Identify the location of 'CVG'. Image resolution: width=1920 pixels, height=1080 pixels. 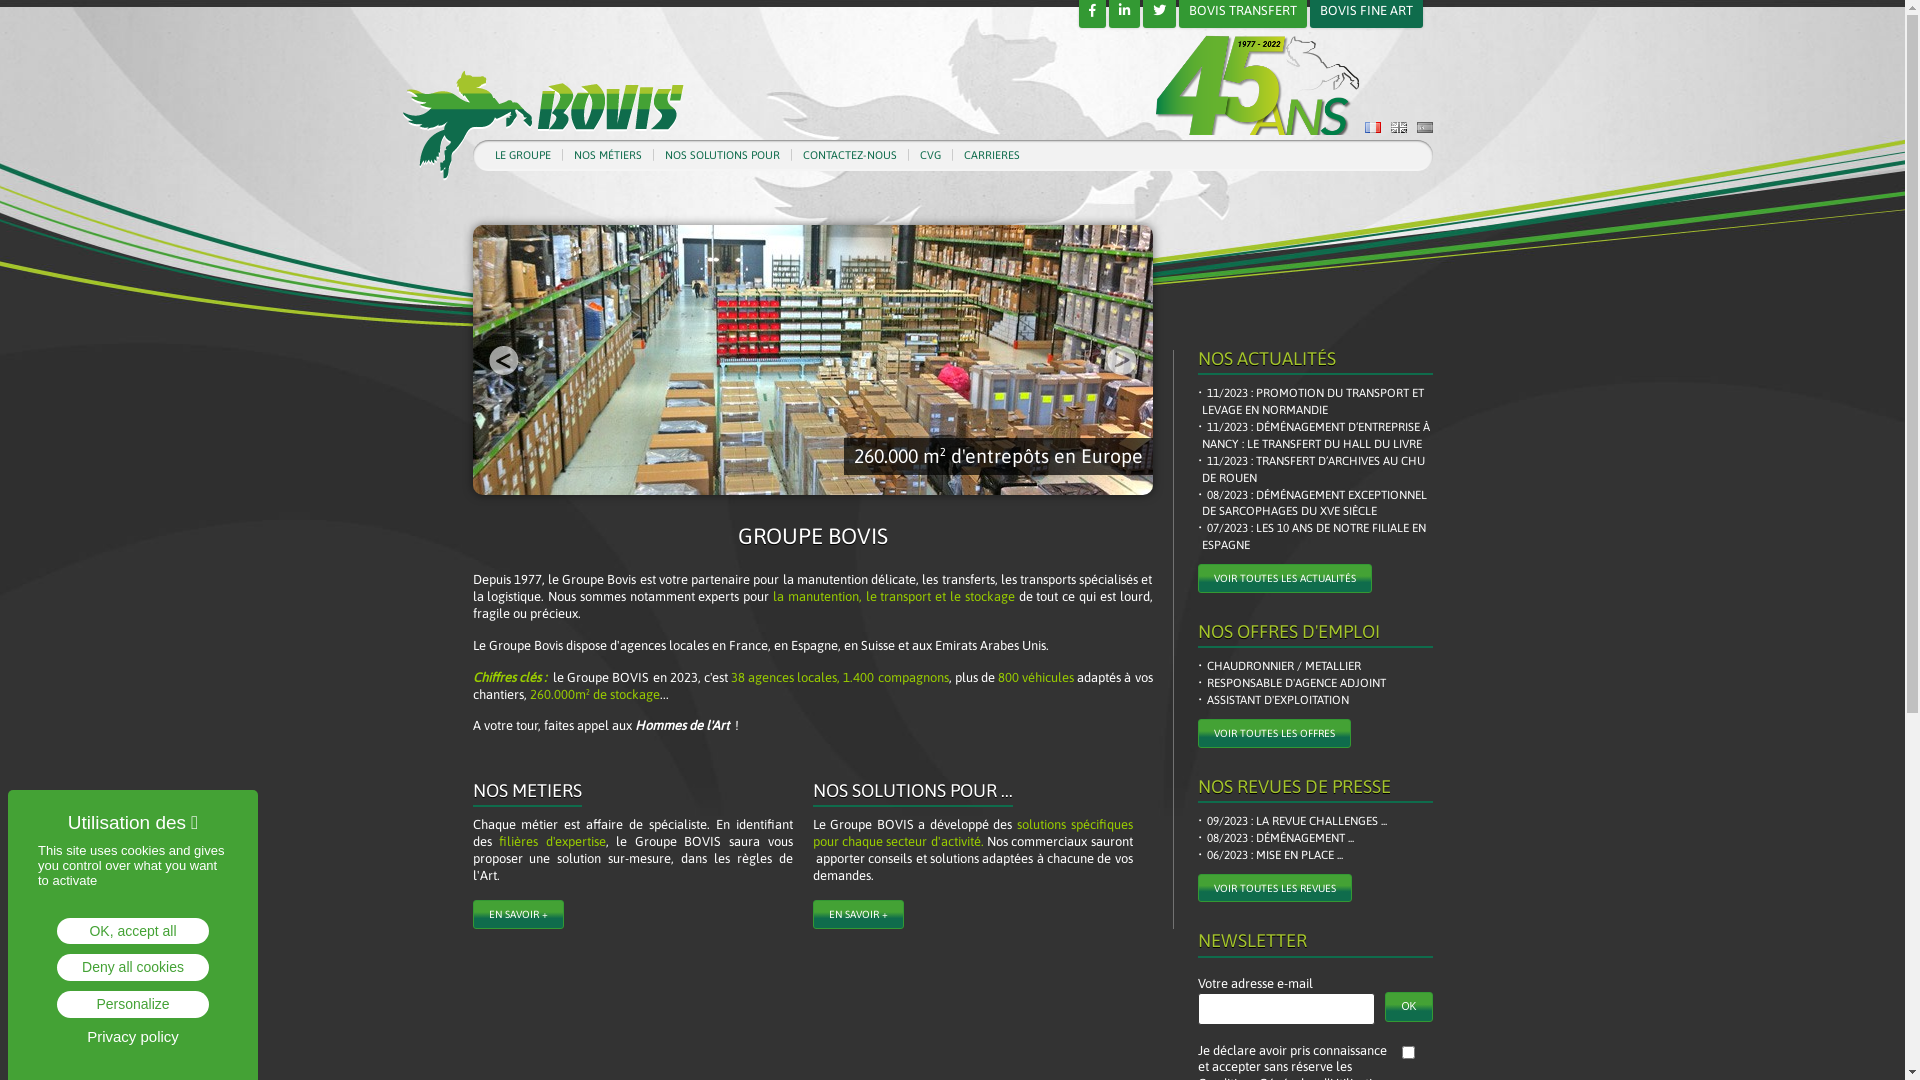
(929, 154).